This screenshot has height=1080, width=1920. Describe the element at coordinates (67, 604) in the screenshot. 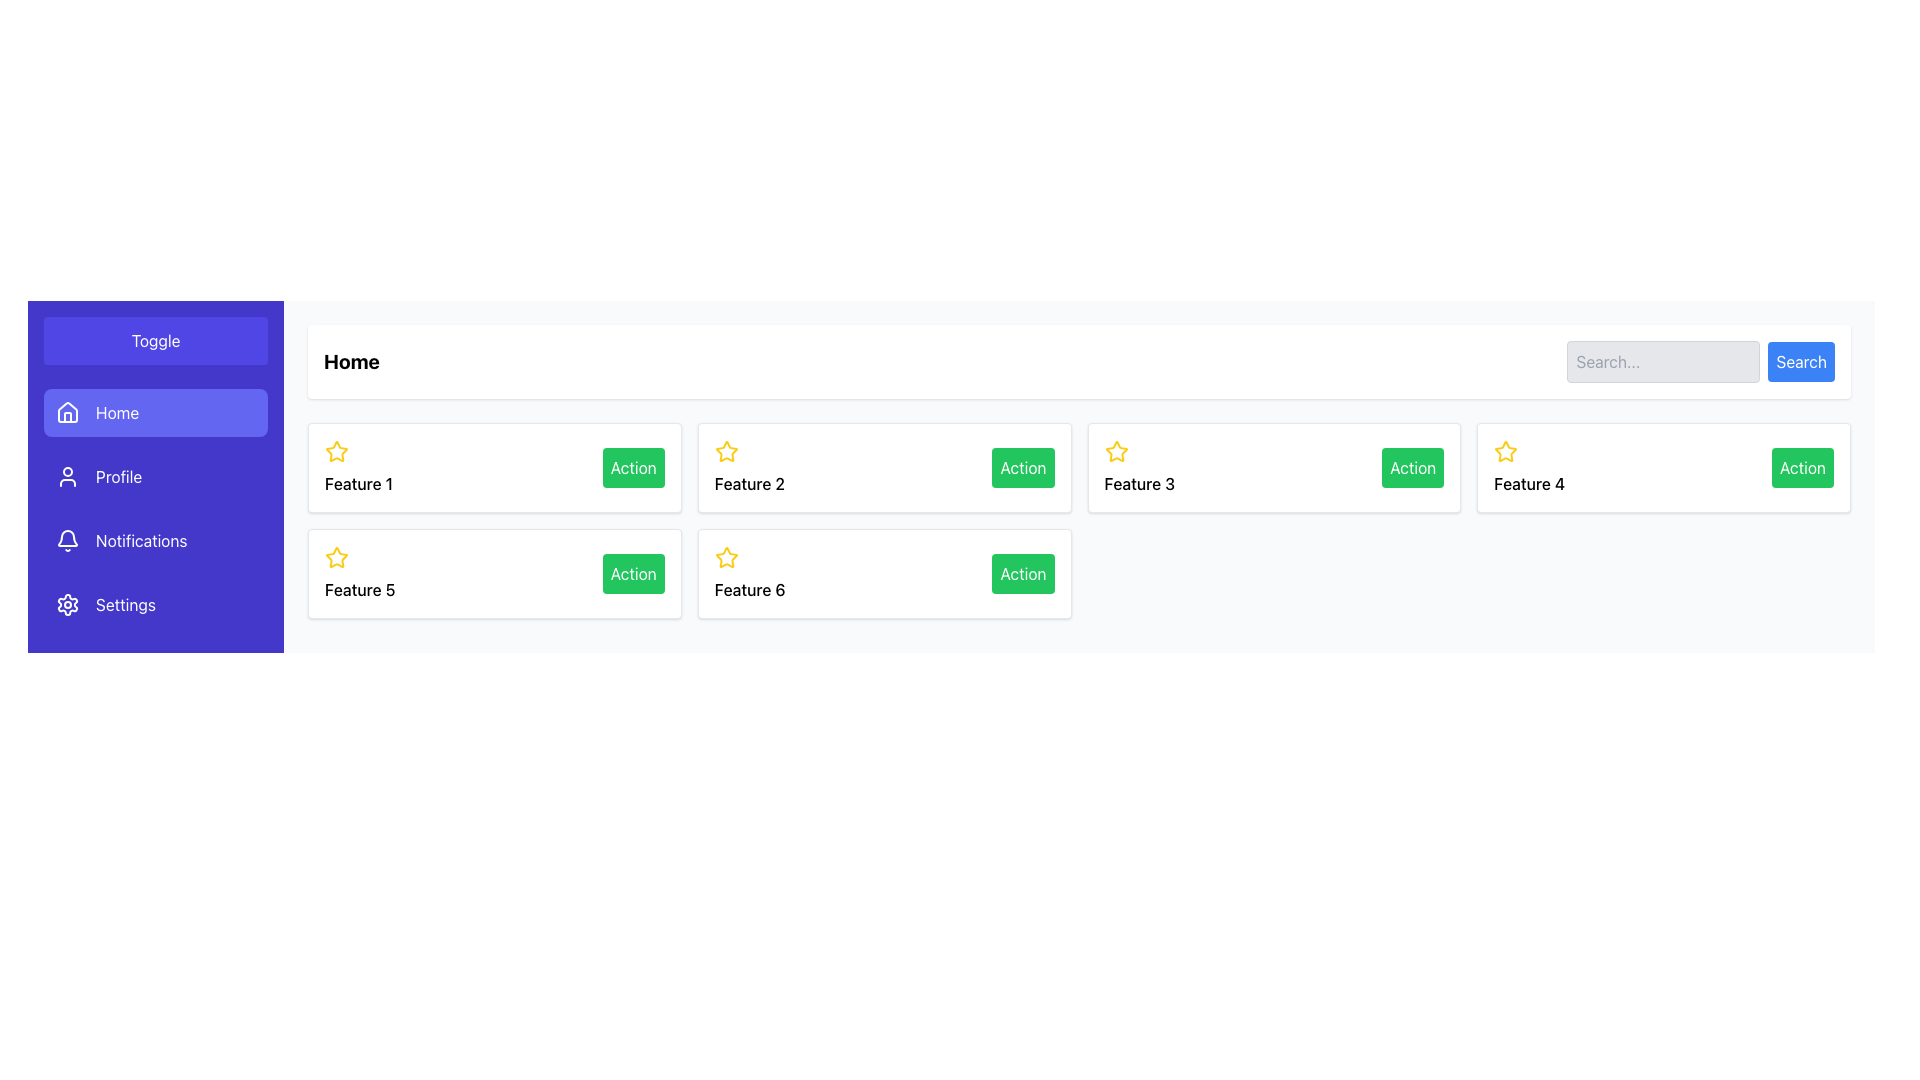

I see `the purple gear-shaped icon located in the bottom-right of the navigation sidebar` at that location.